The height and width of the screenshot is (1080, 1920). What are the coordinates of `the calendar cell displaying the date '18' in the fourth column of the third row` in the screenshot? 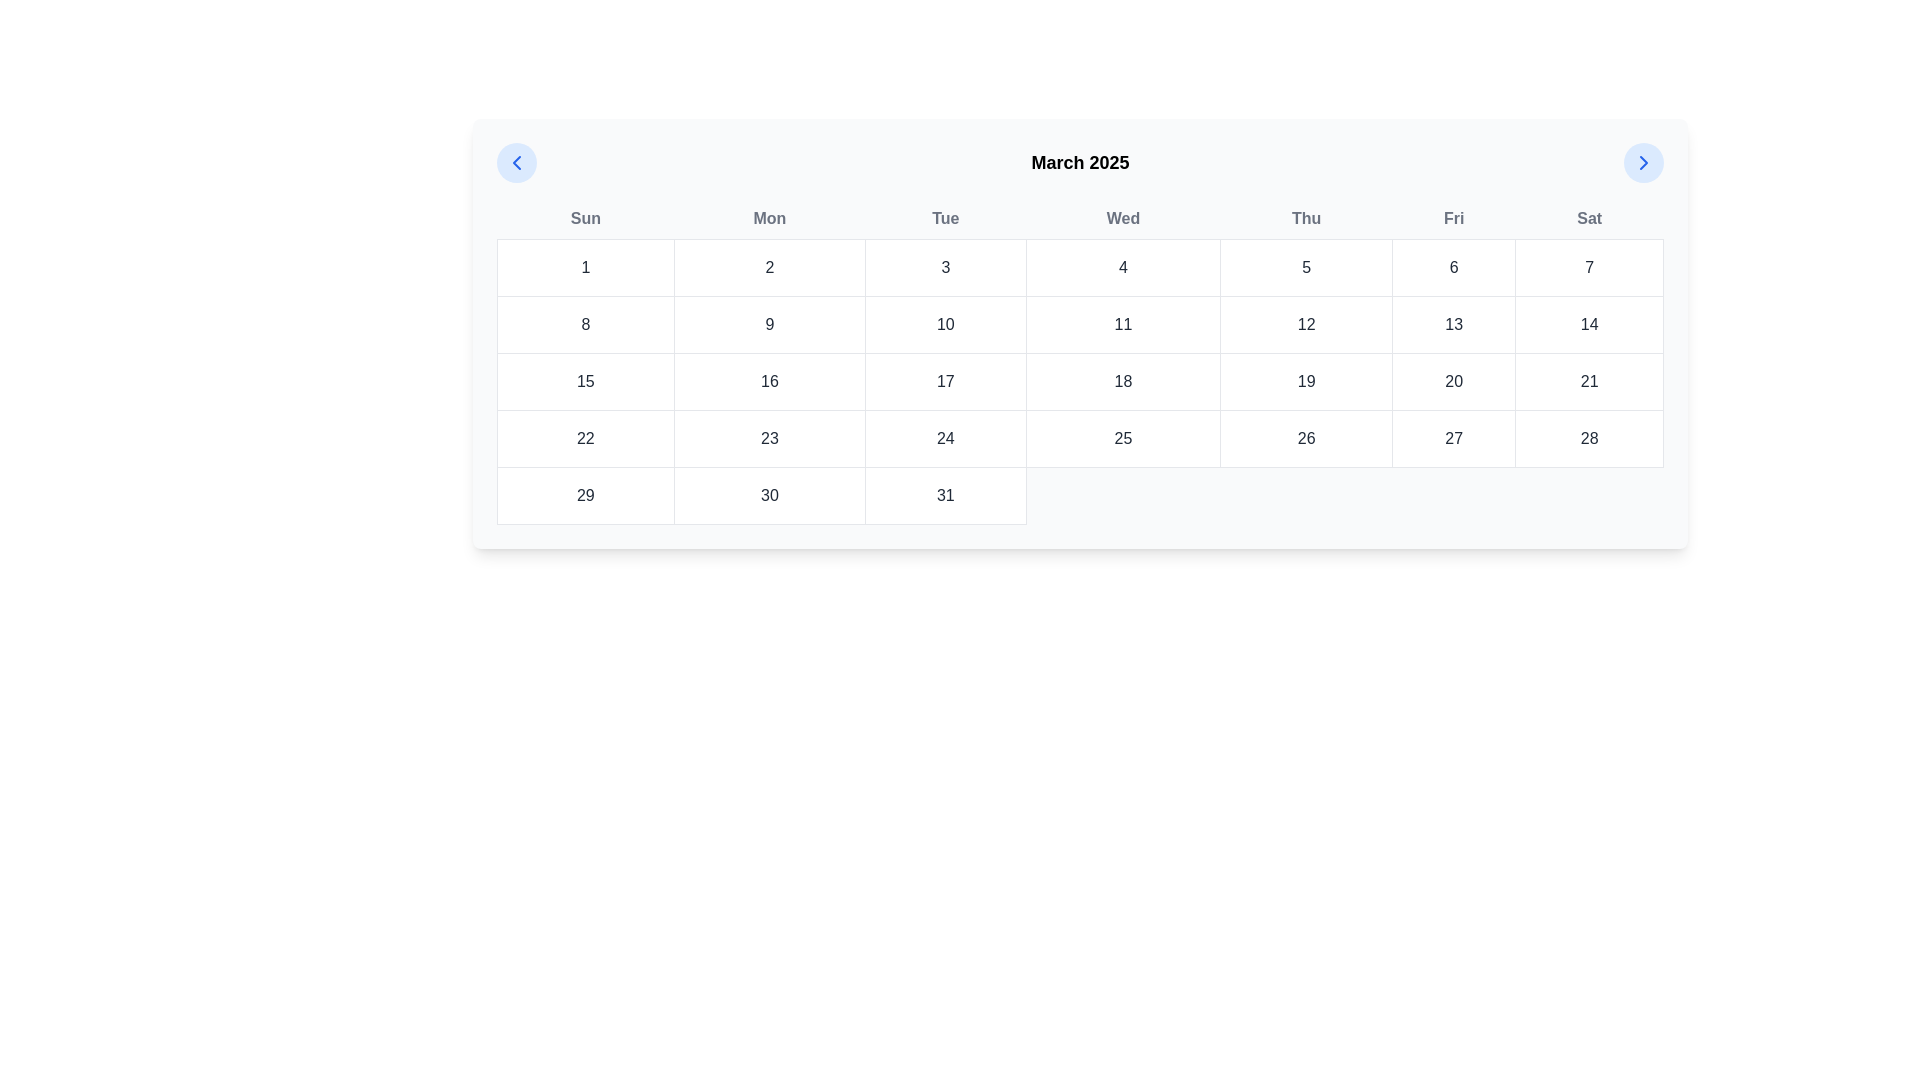 It's located at (1123, 381).